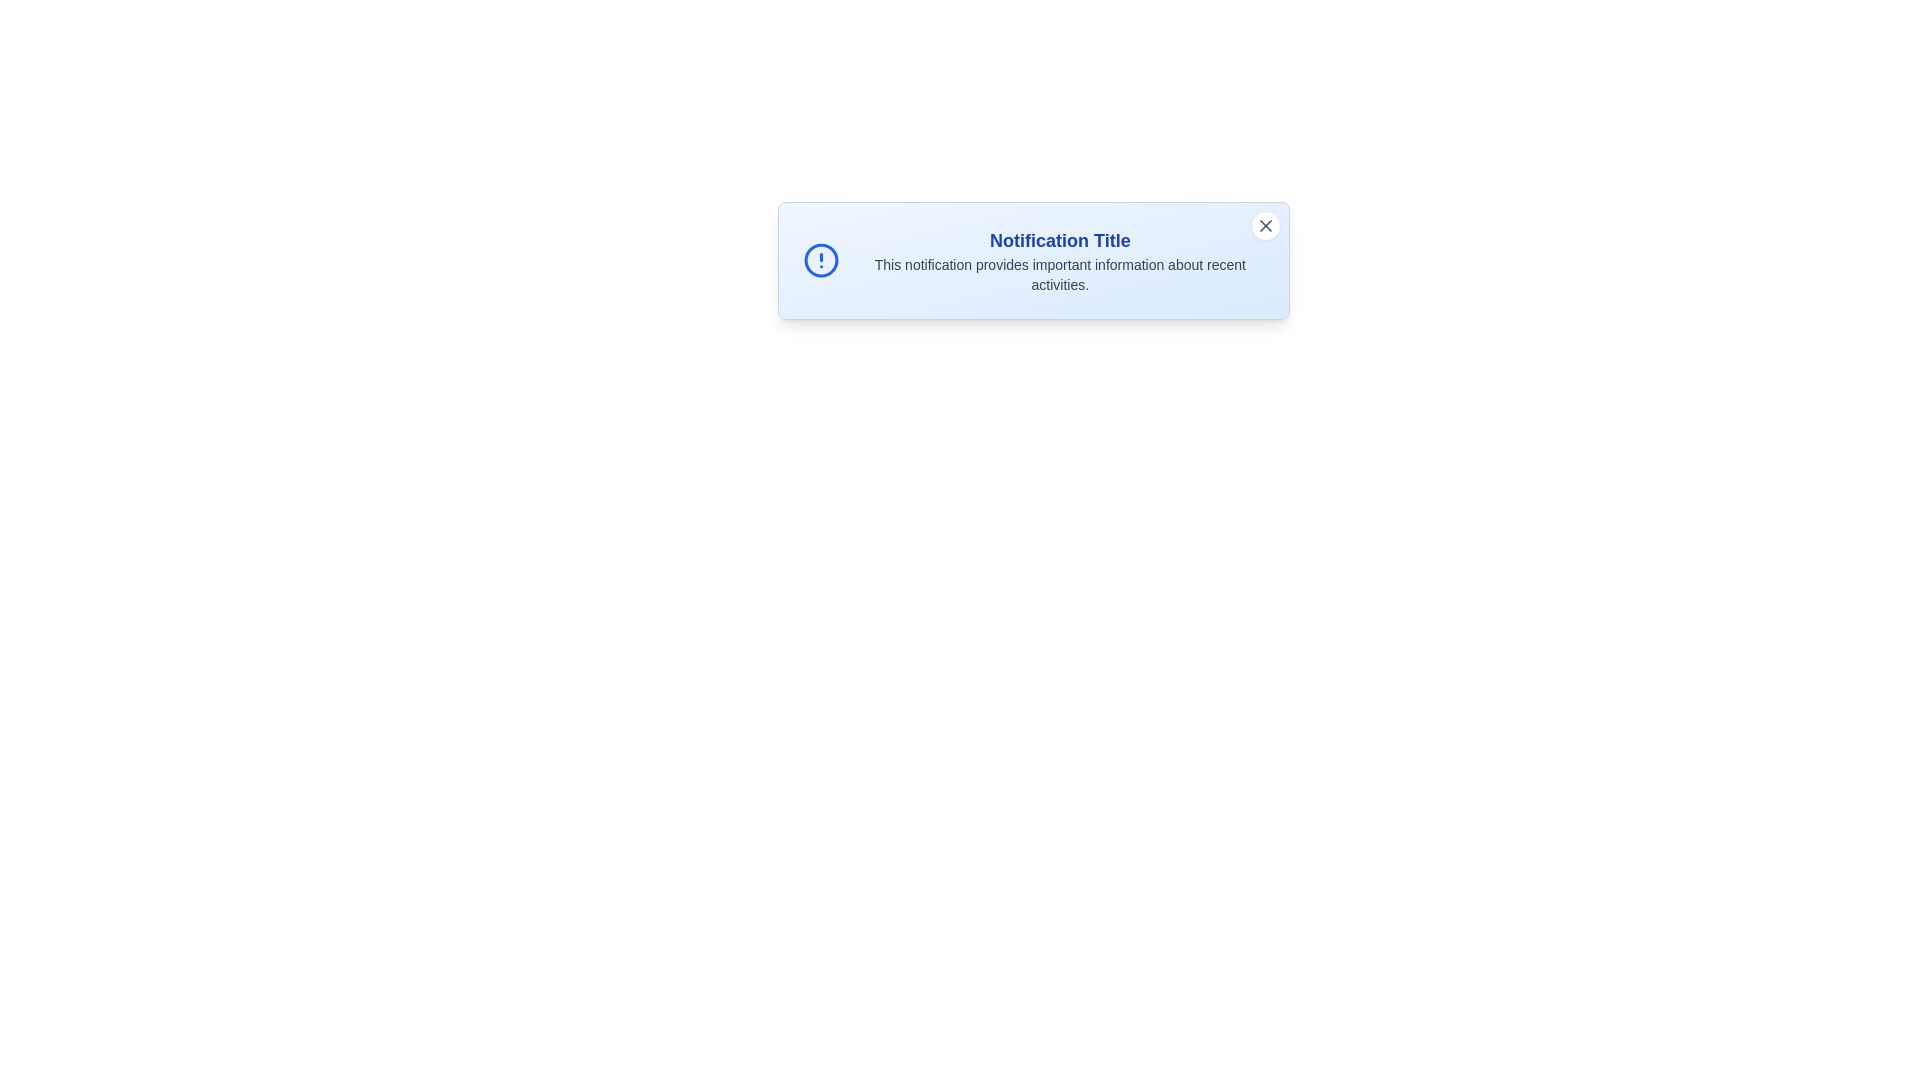  Describe the element at coordinates (1059, 260) in the screenshot. I see `text from the main textual content of the notification located within the notification box, situated to the right of a blue icon` at that location.